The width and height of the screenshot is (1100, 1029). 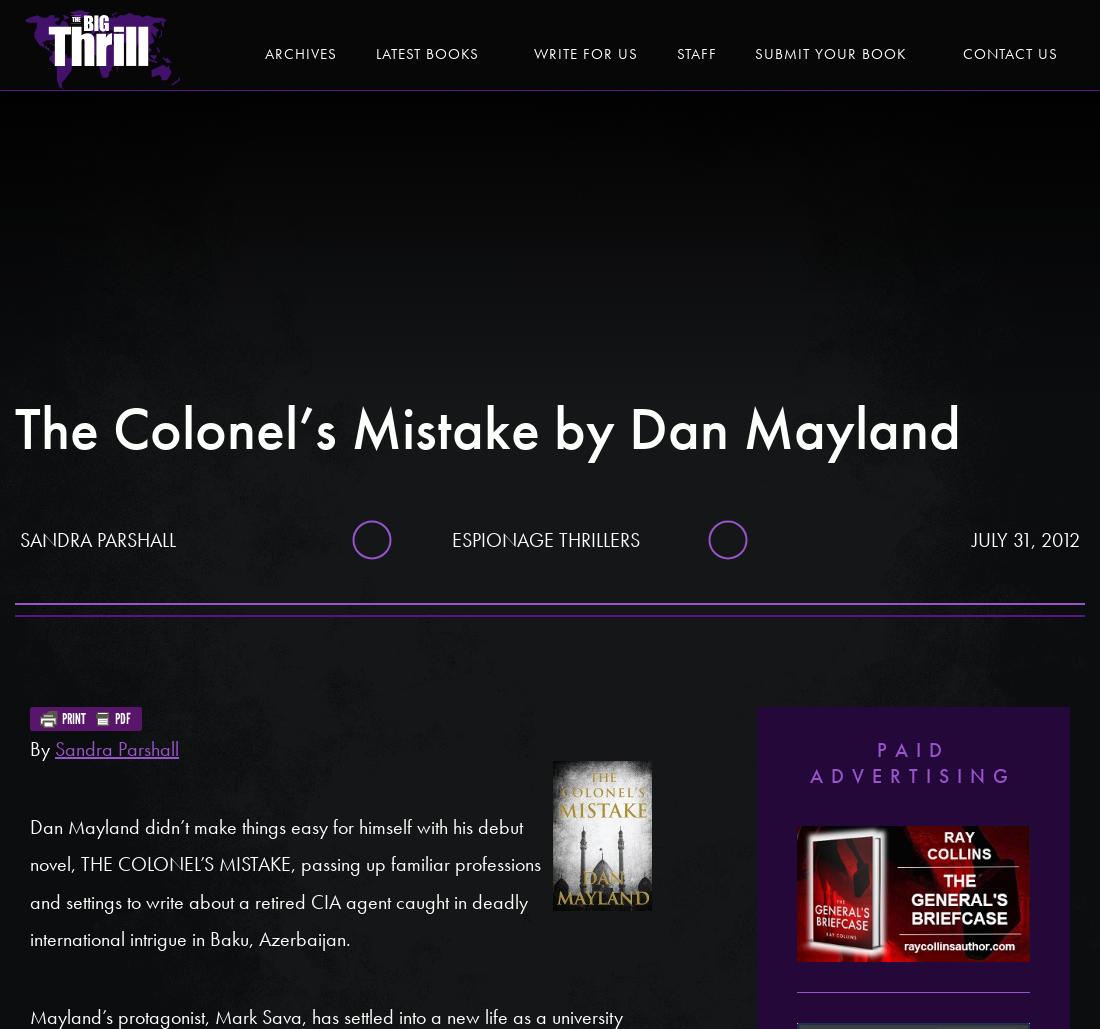 What do you see at coordinates (912, 415) in the screenshot?
I see `'Lloyd Devereux Richards'` at bounding box center [912, 415].